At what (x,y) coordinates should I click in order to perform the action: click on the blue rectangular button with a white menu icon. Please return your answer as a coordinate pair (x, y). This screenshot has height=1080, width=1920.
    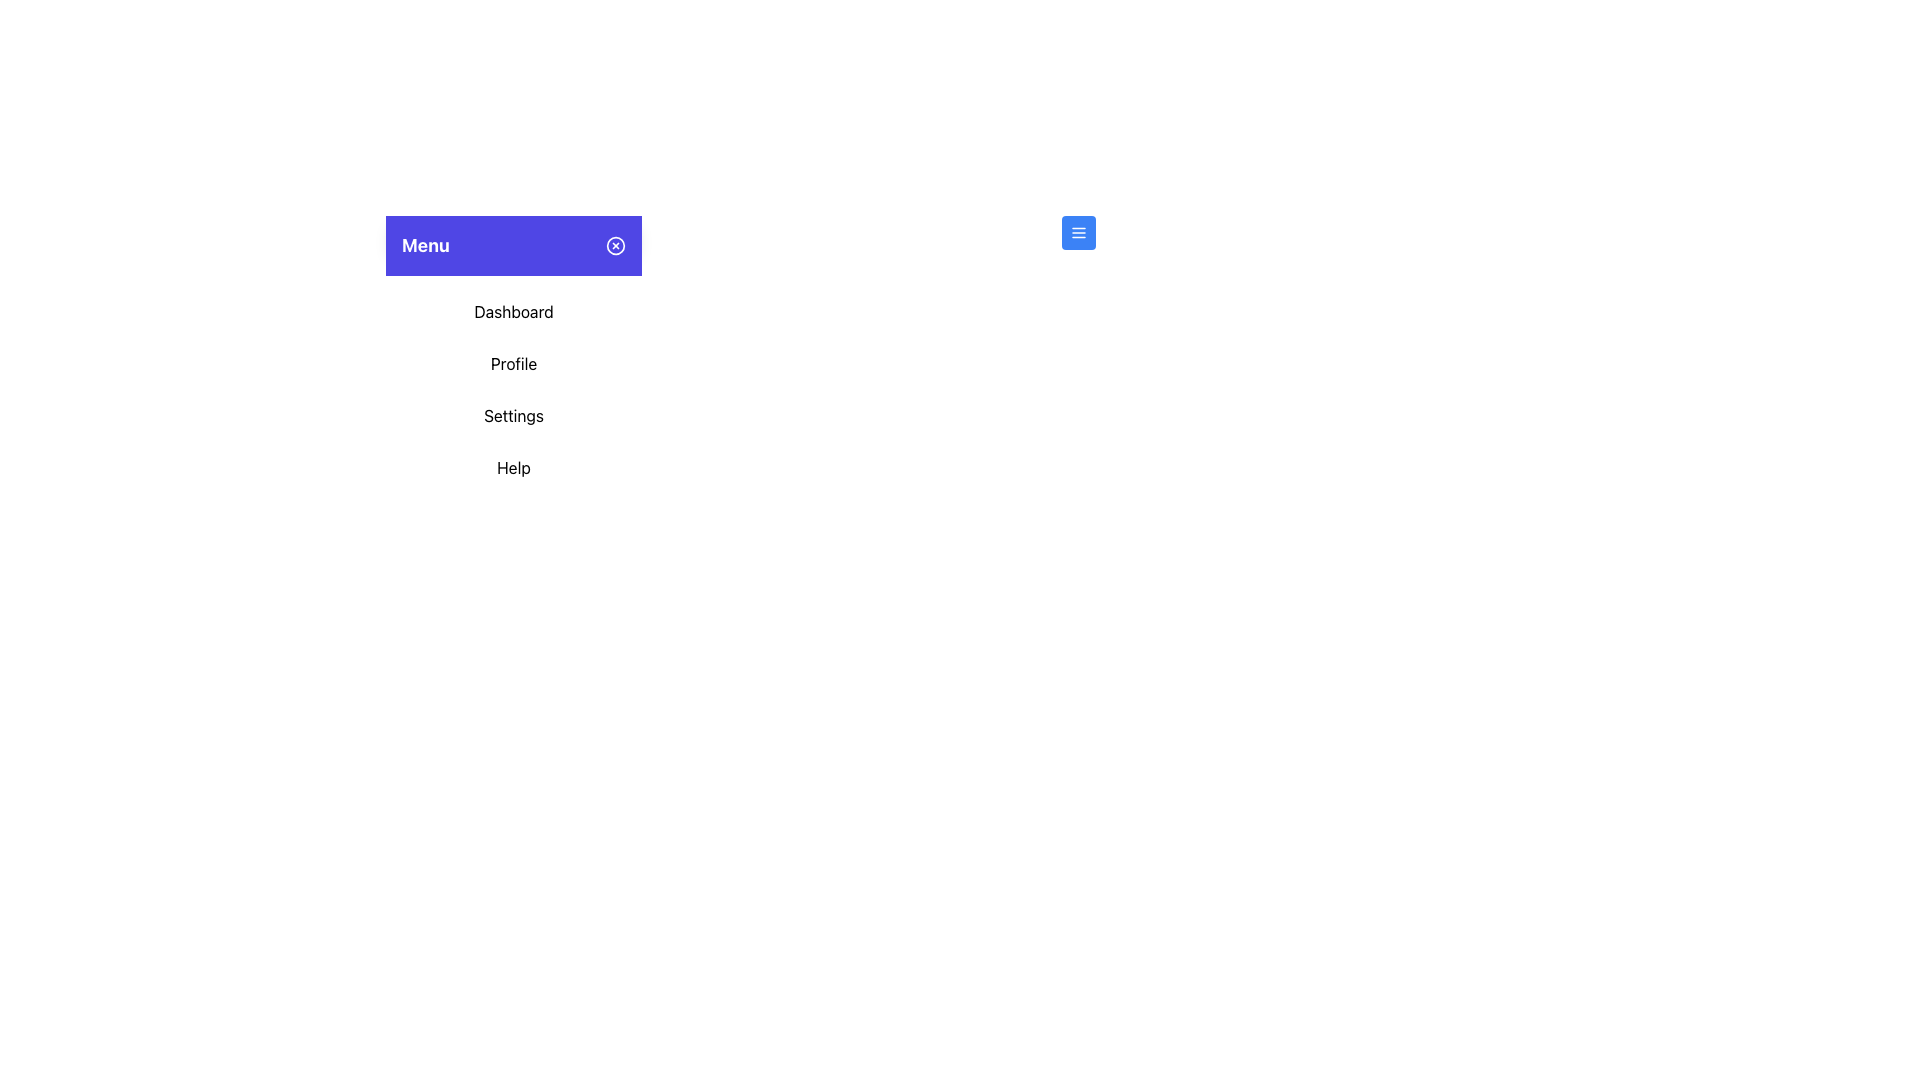
    Looking at the image, I should click on (1077, 231).